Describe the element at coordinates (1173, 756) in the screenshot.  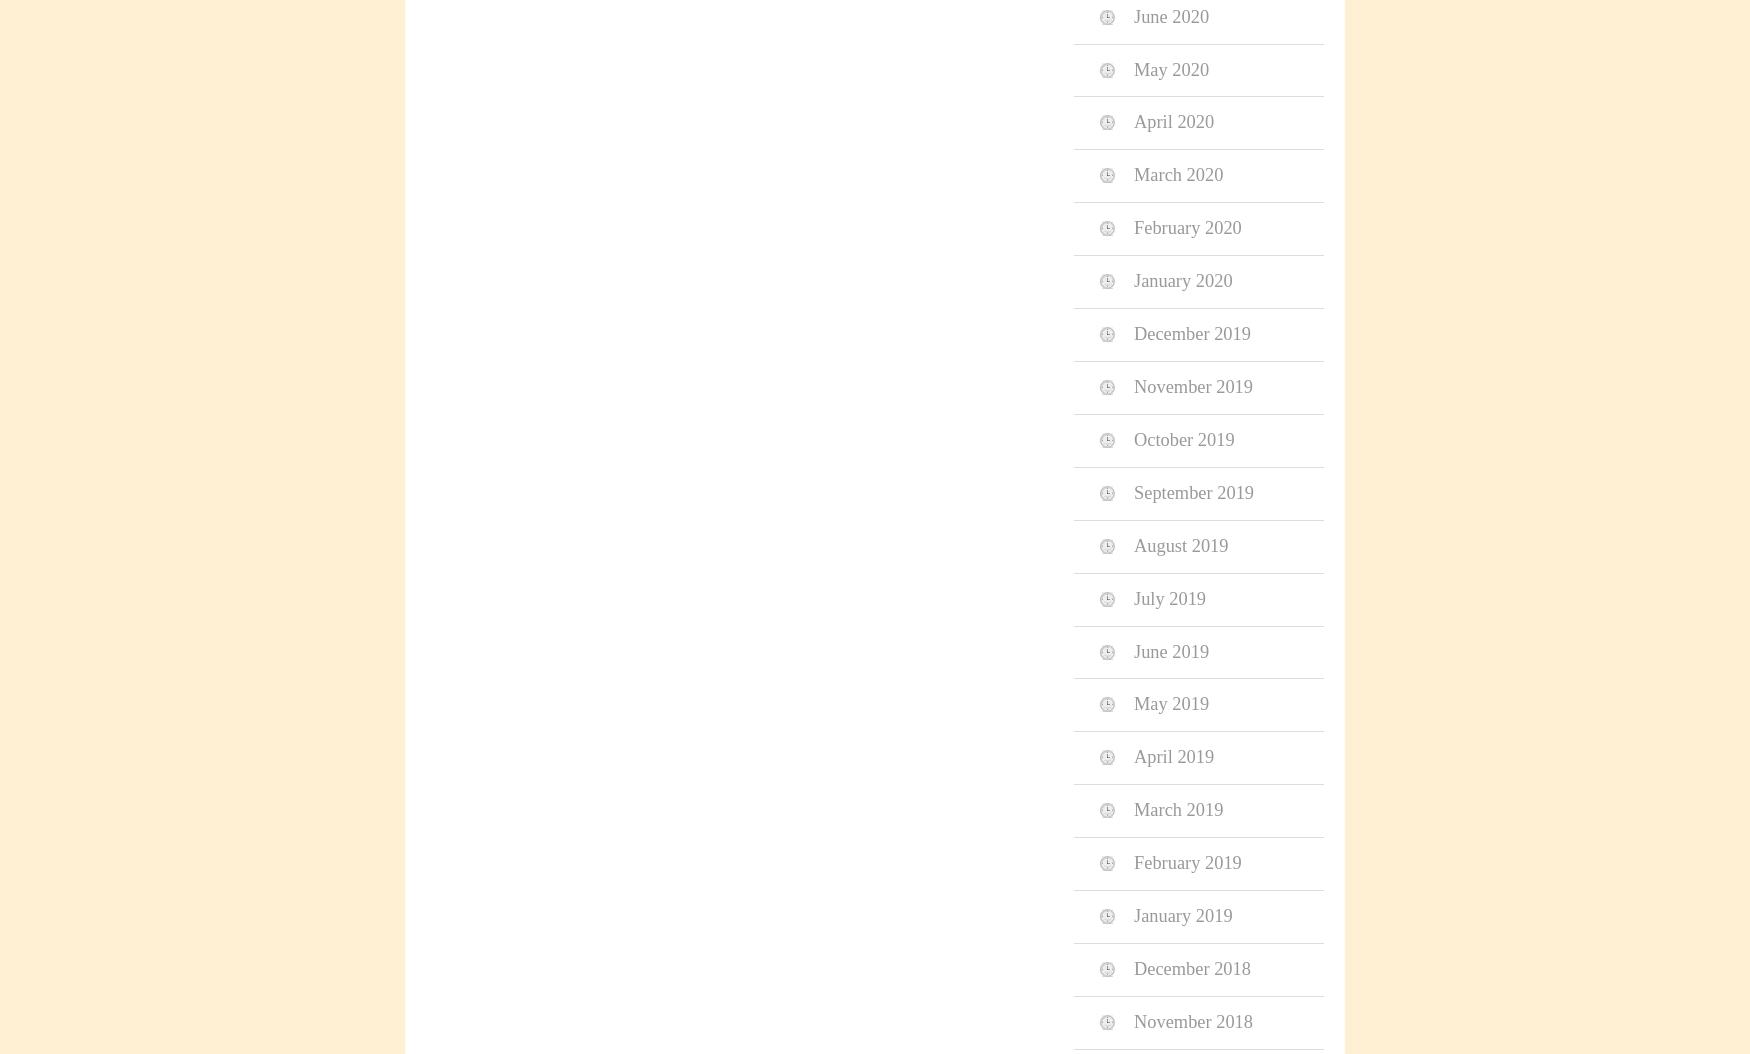
I see `'April 2019'` at that location.